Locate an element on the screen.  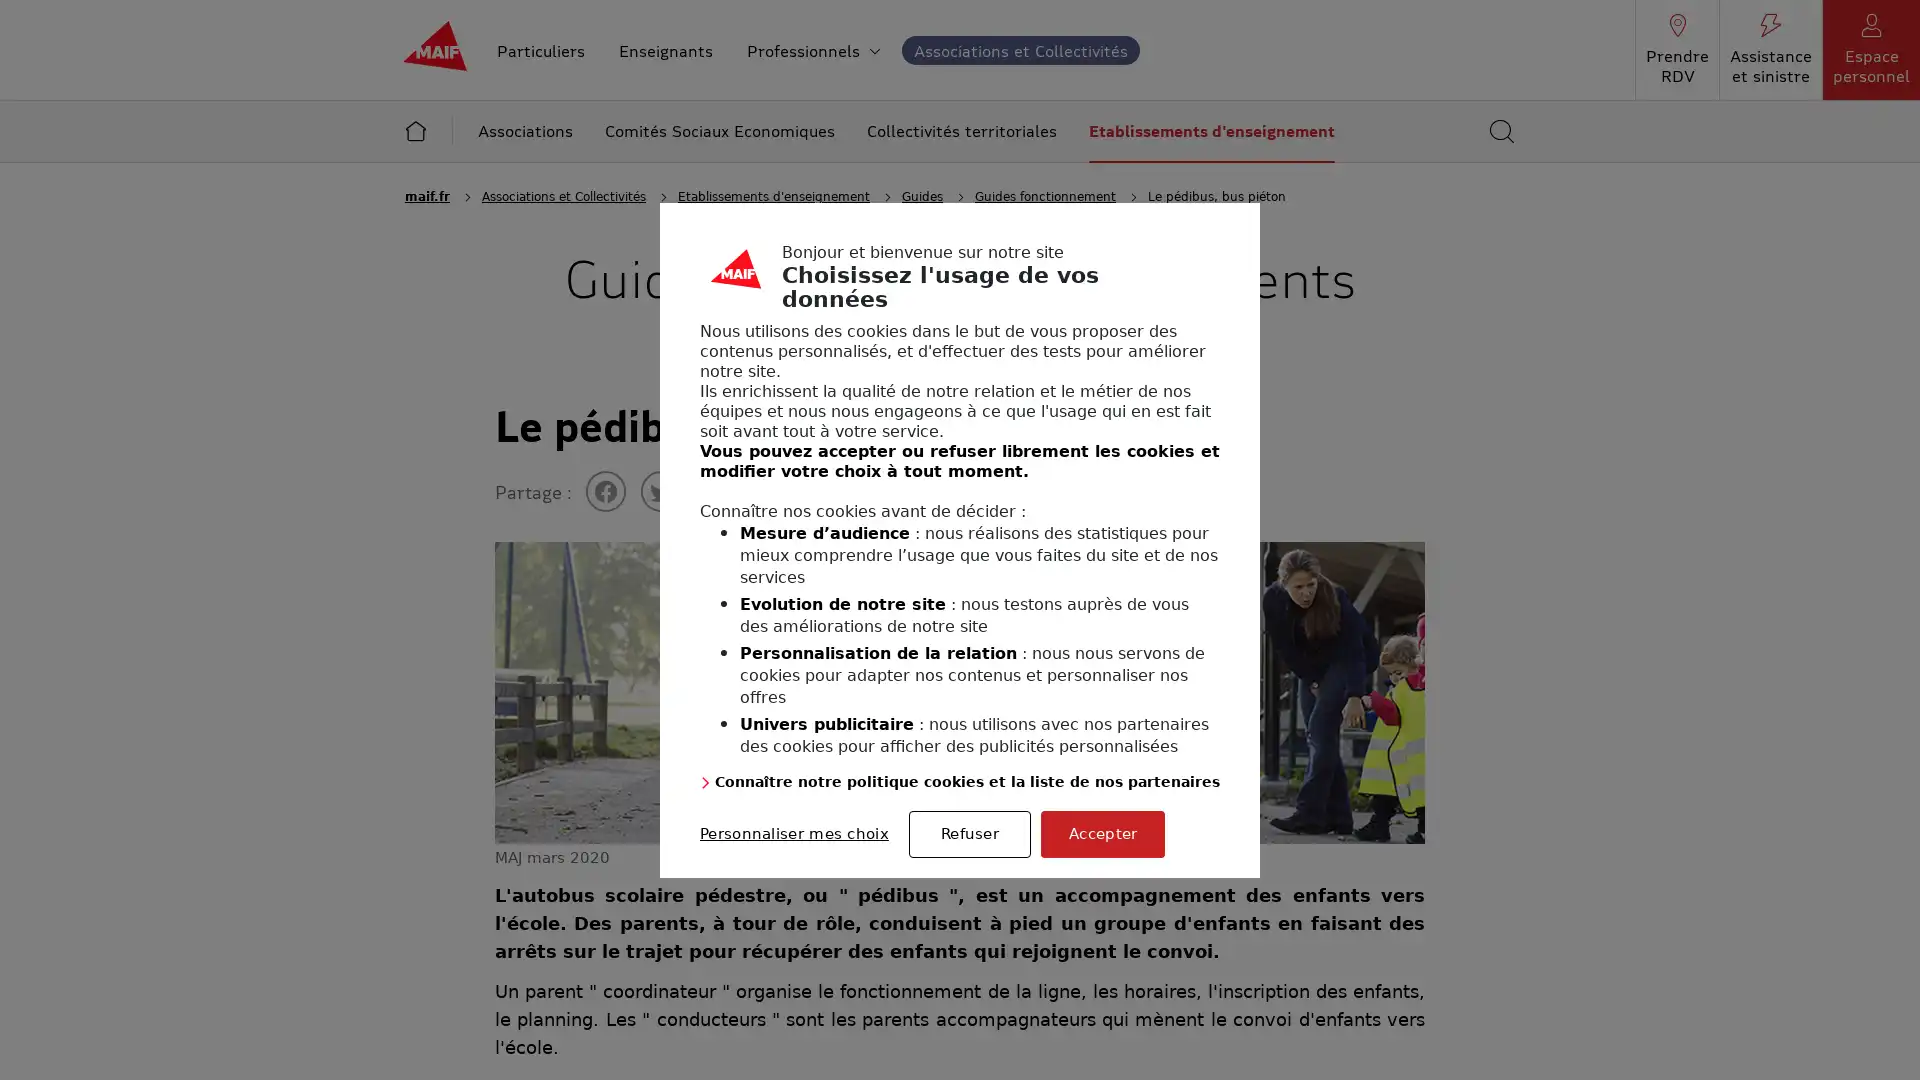
Comites Sociaux Economiques is located at coordinates (720, 131).